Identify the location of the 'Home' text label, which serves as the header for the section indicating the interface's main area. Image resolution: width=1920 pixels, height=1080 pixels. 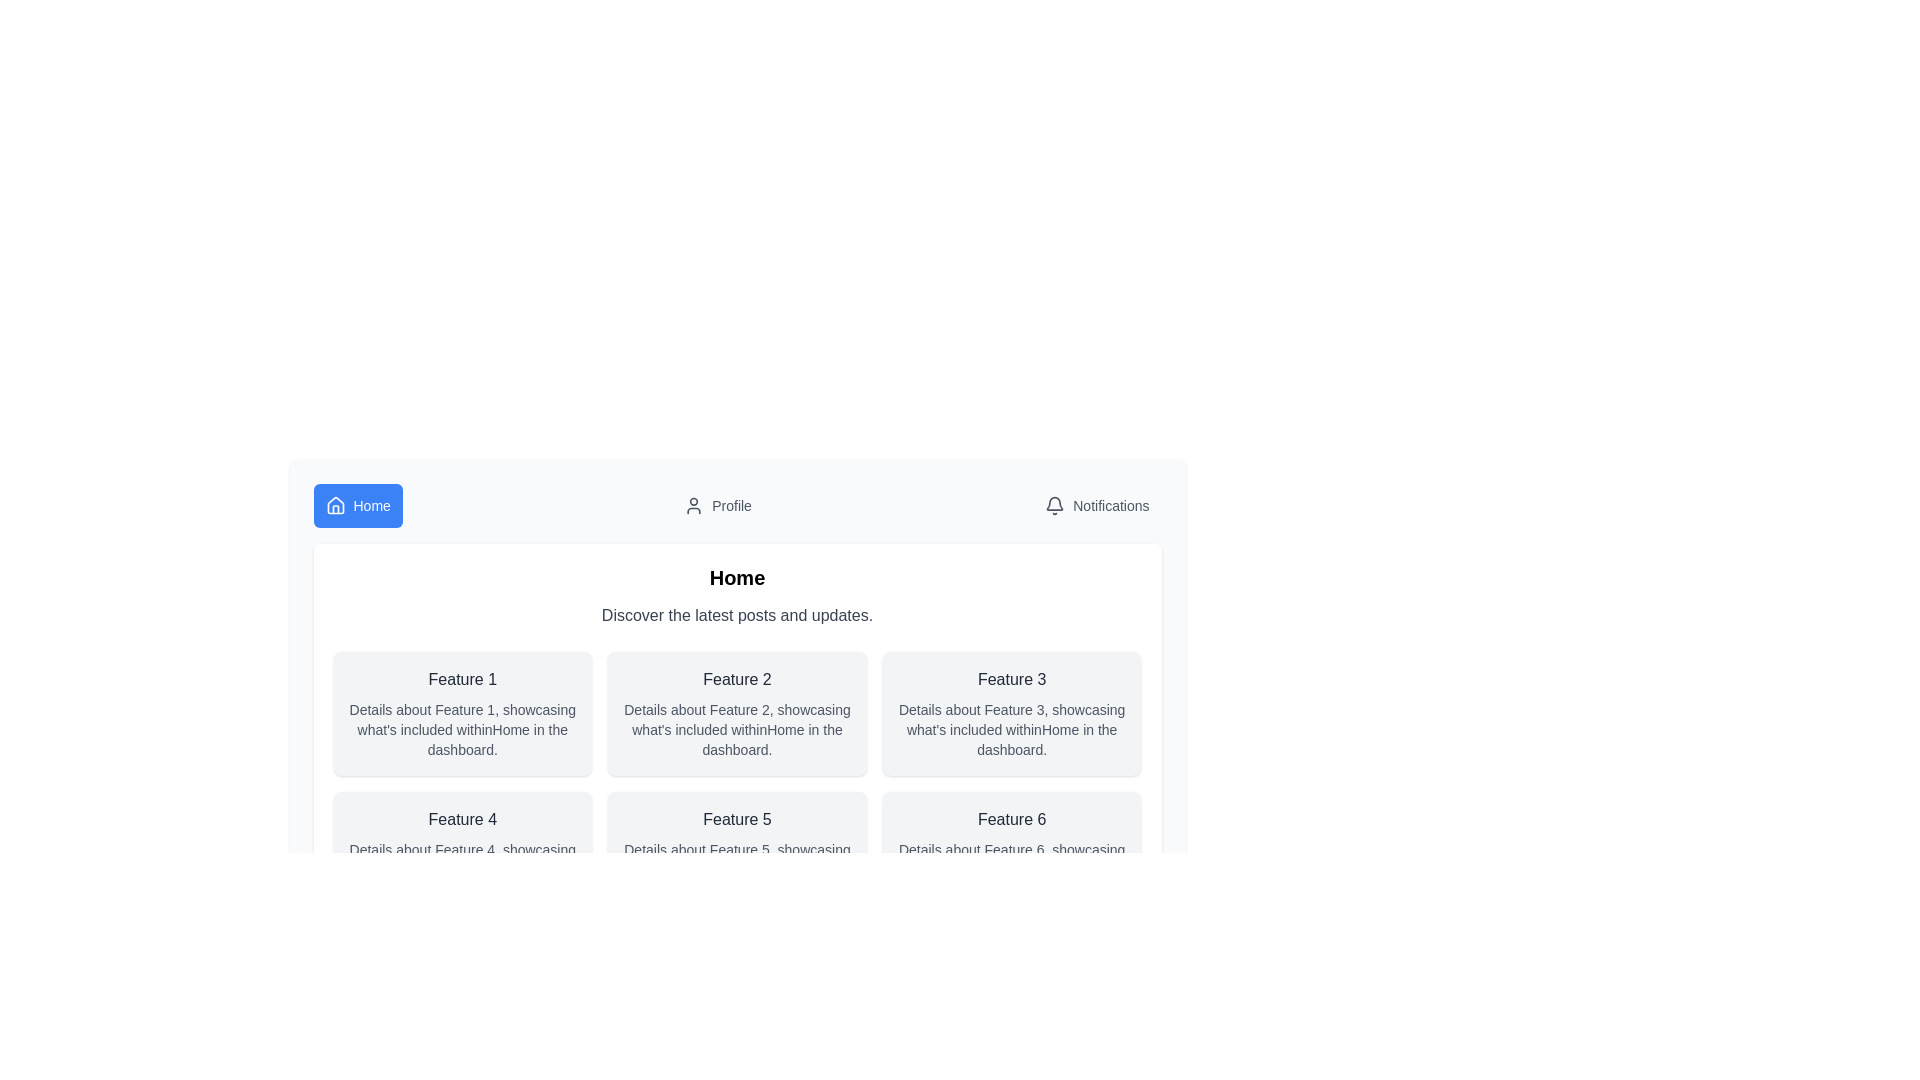
(736, 578).